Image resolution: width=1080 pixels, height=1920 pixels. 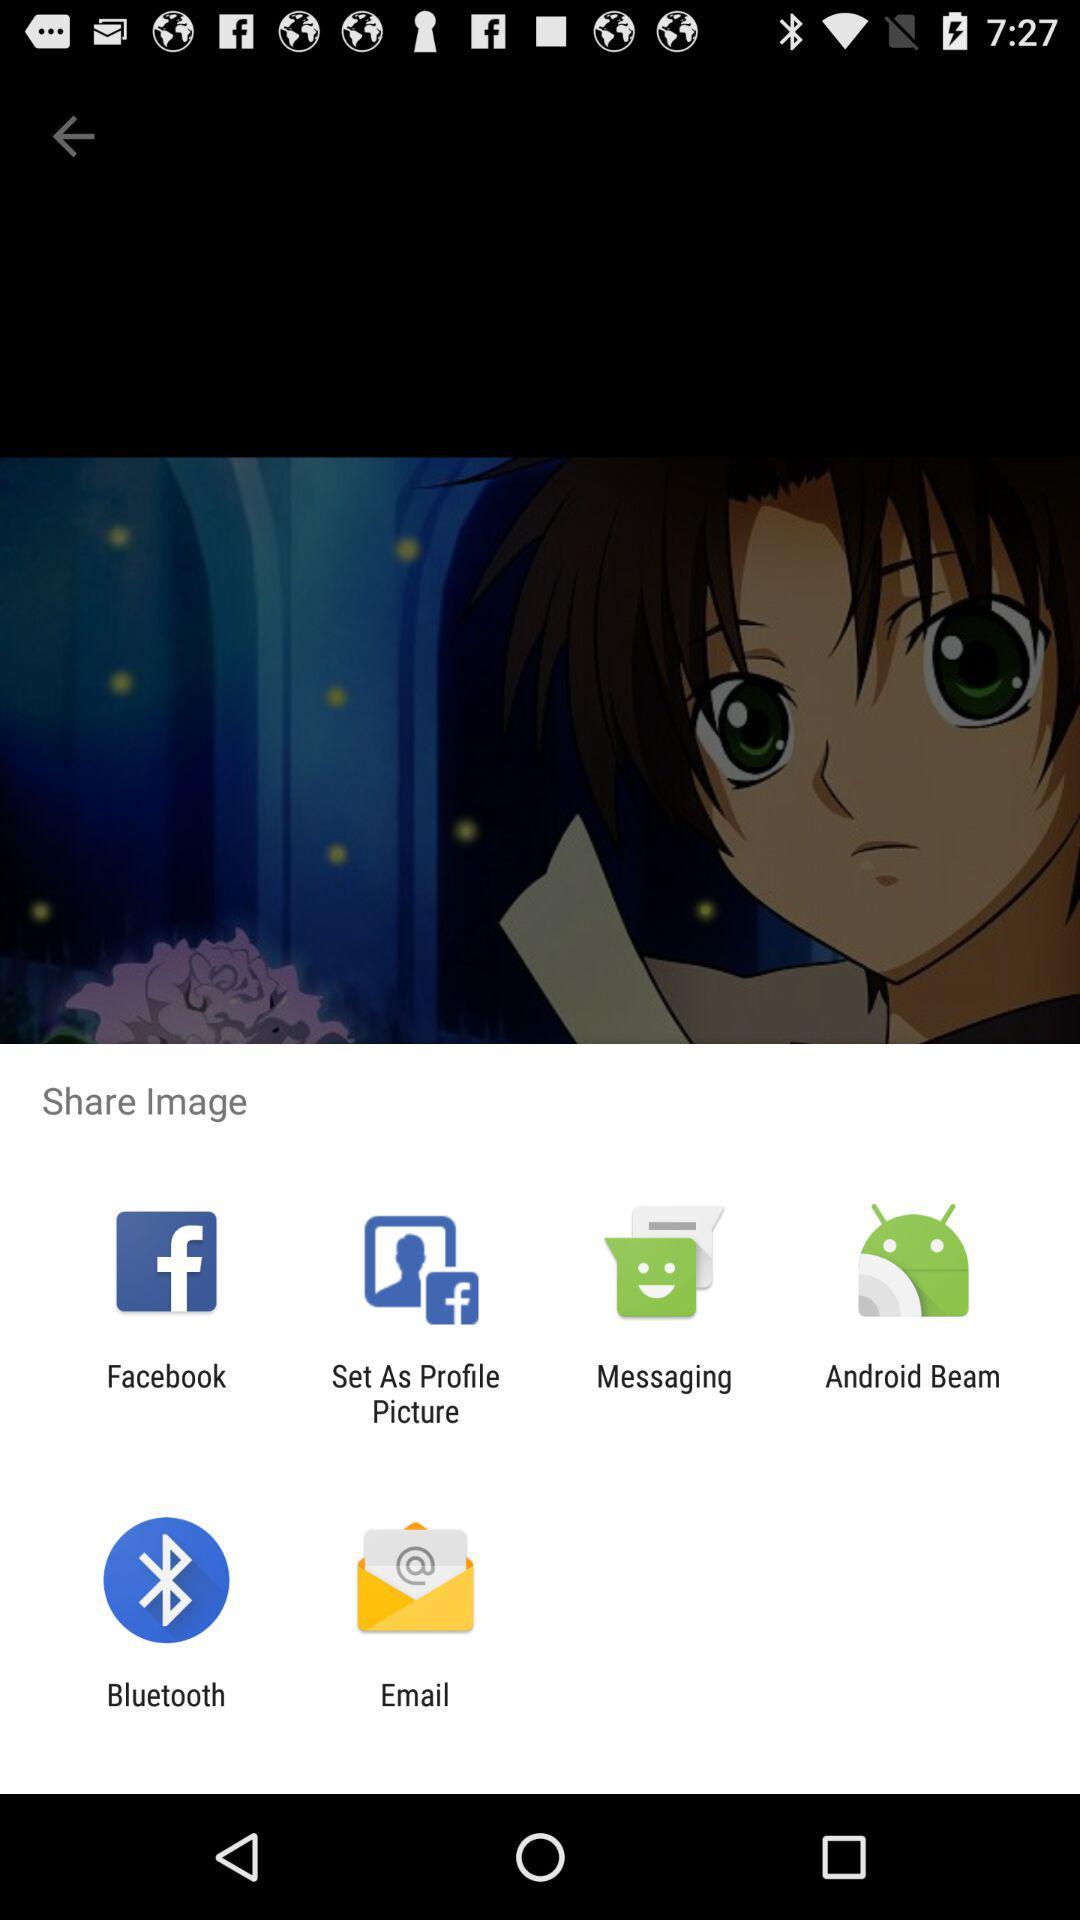 I want to click on the email, so click(x=414, y=1711).